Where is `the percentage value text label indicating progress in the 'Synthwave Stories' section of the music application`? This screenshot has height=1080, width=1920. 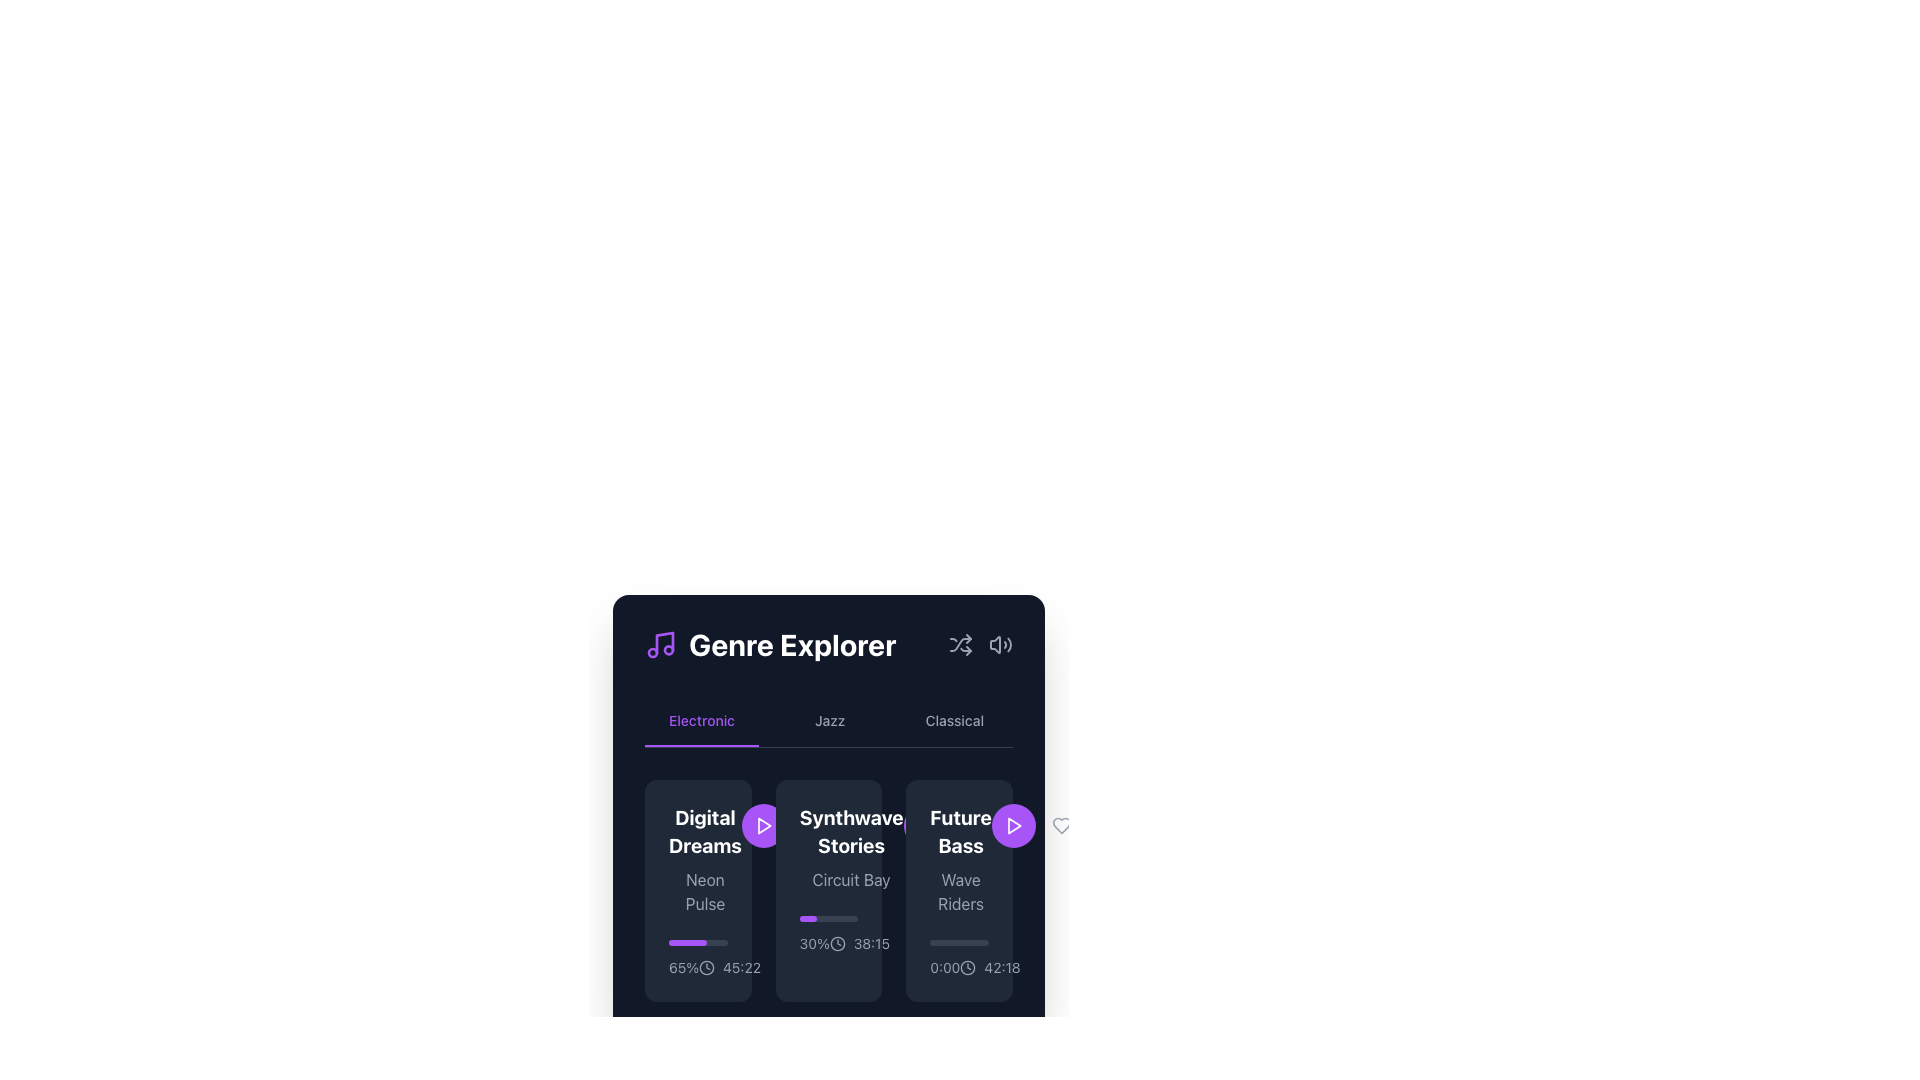 the percentage value text label indicating progress in the 'Synthwave Stories' section of the music application is located at coordinates (814, 944).